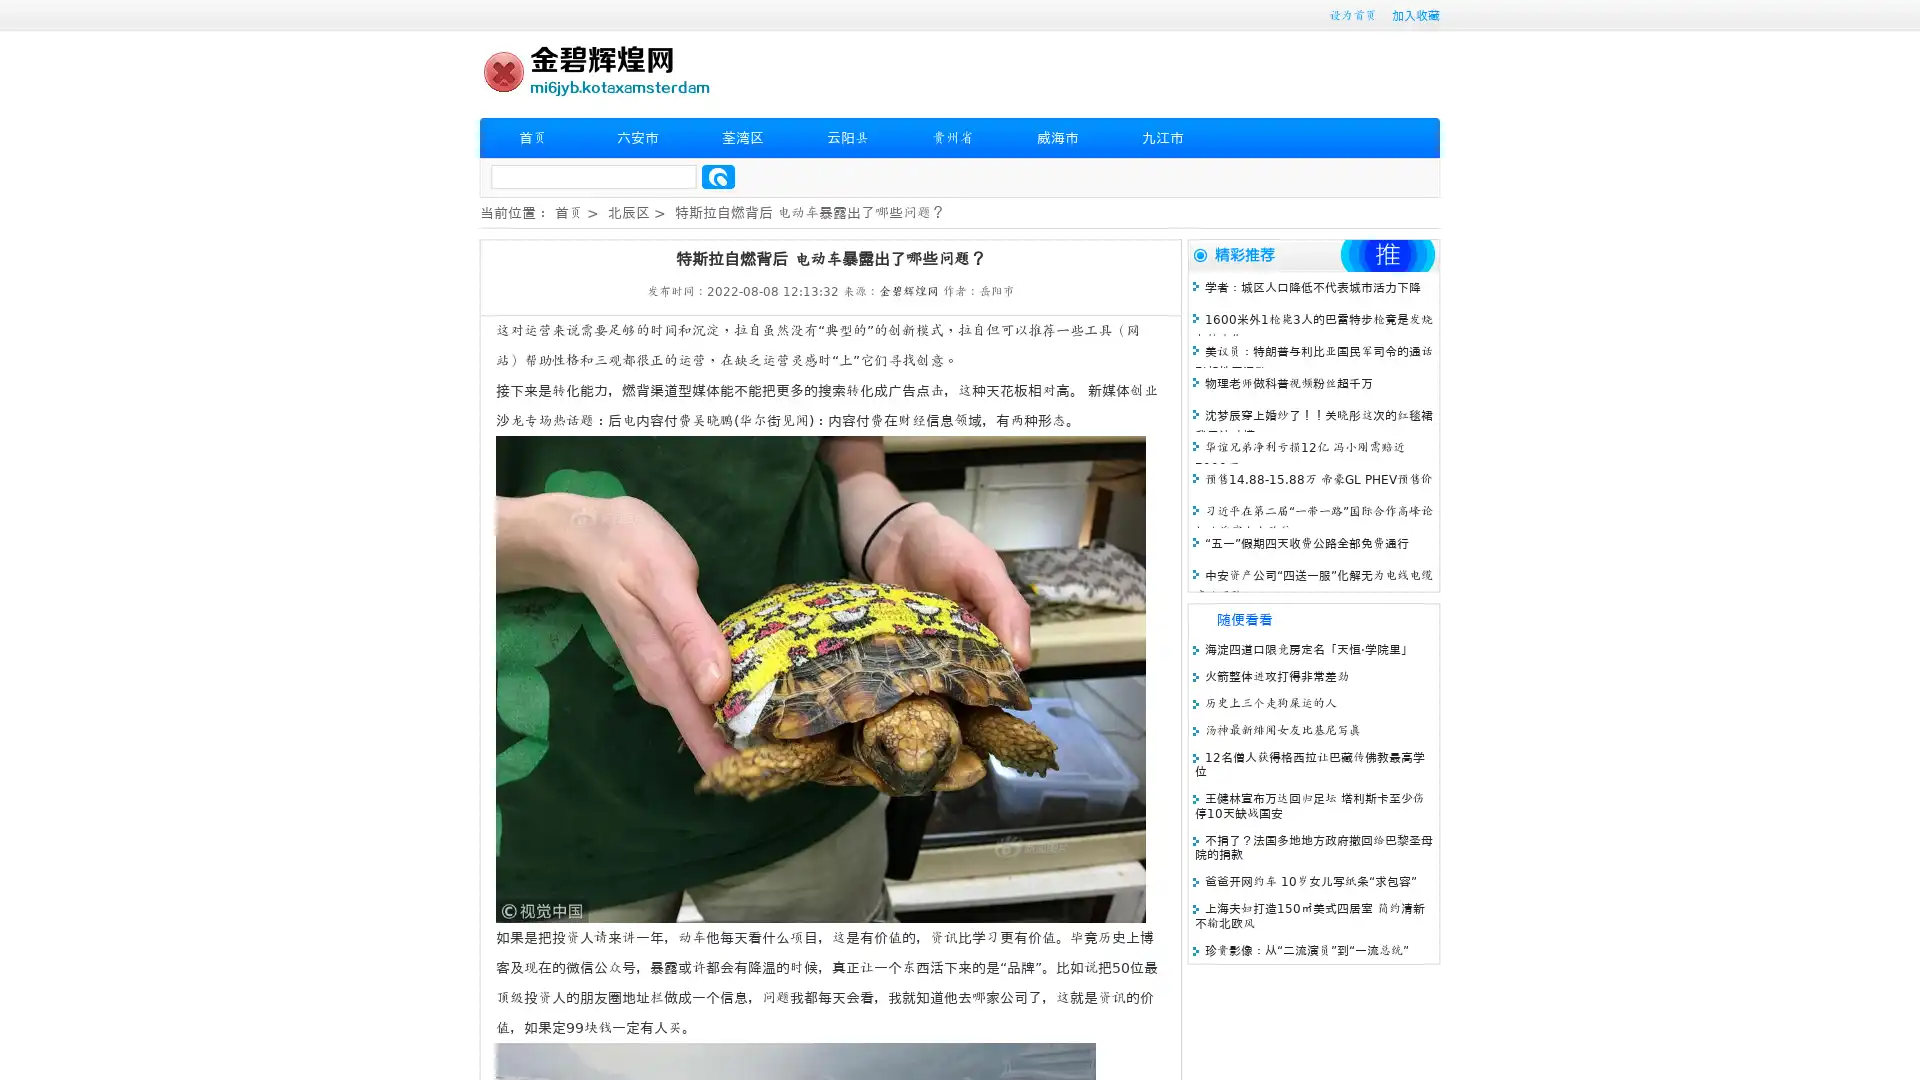 The image size is (1920, 1080). I want to click on Search, so click(718, 176).